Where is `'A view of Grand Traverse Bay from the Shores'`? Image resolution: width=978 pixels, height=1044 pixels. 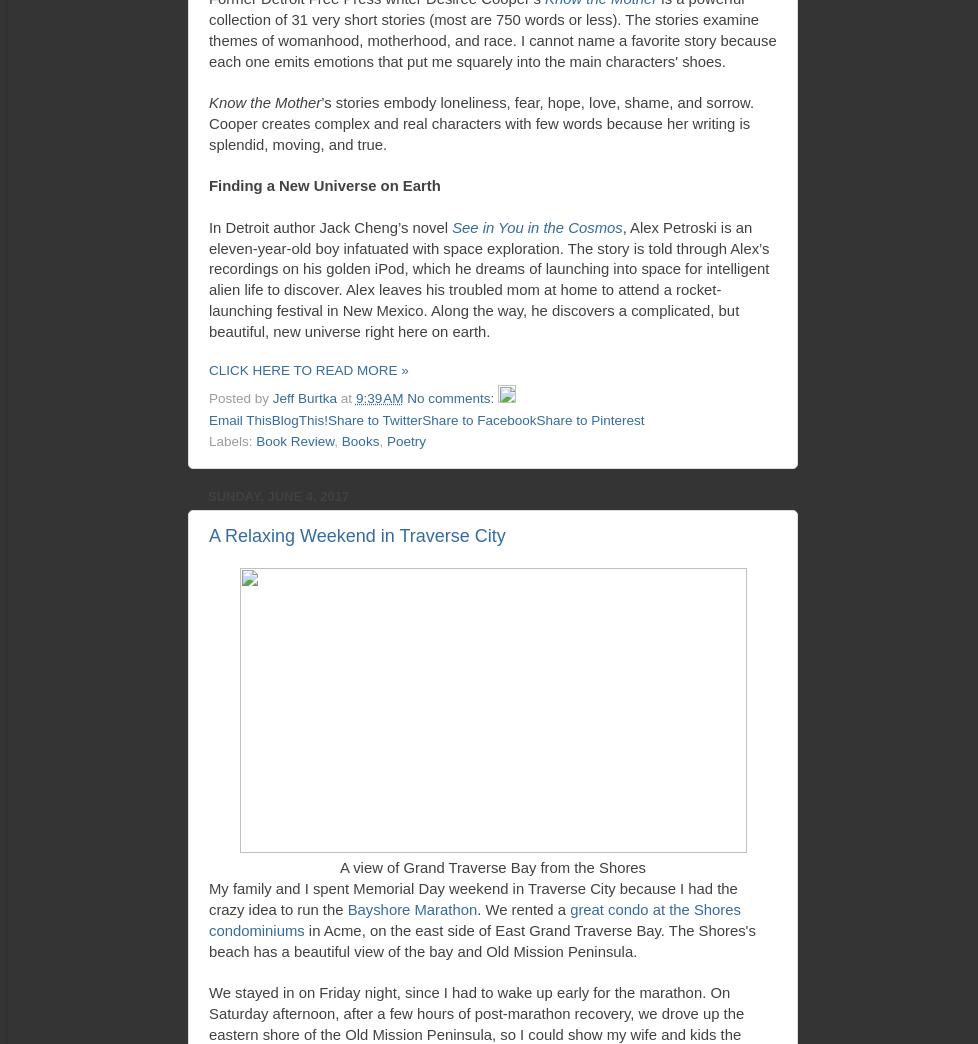
'A view of Grand Traverse Bay from the Shores' is located at coordinates (492, 867).